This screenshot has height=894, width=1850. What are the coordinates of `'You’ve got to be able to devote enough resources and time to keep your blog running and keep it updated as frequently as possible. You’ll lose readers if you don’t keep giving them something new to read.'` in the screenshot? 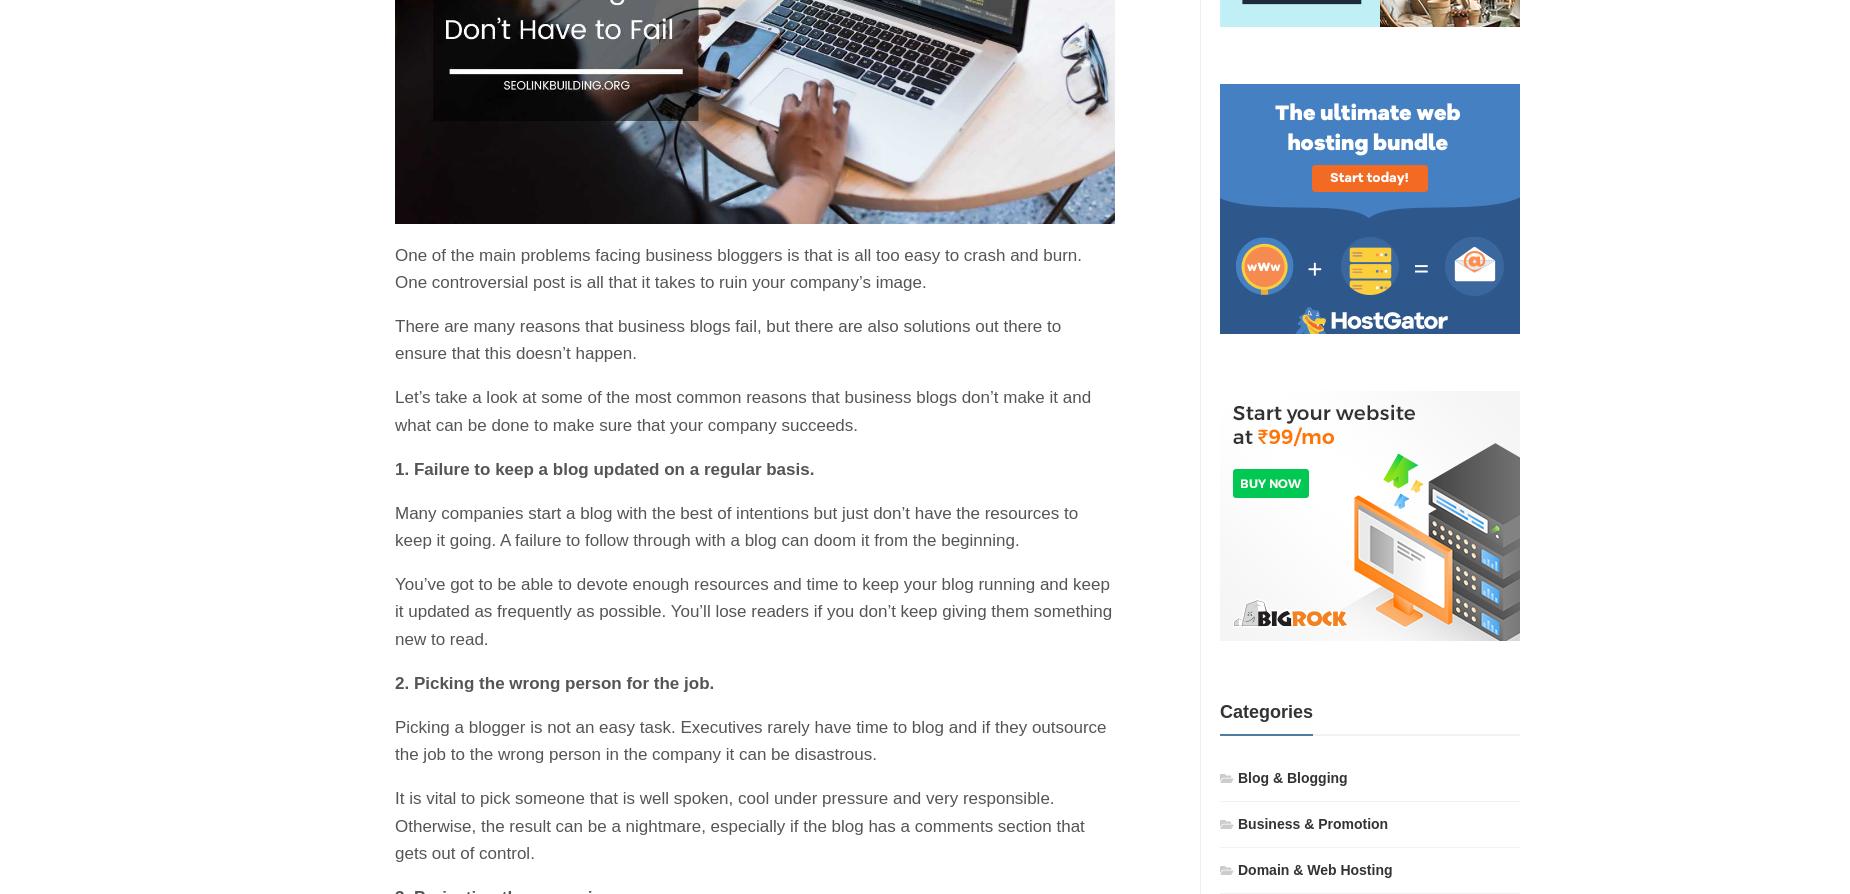 It's located at (393, 611).